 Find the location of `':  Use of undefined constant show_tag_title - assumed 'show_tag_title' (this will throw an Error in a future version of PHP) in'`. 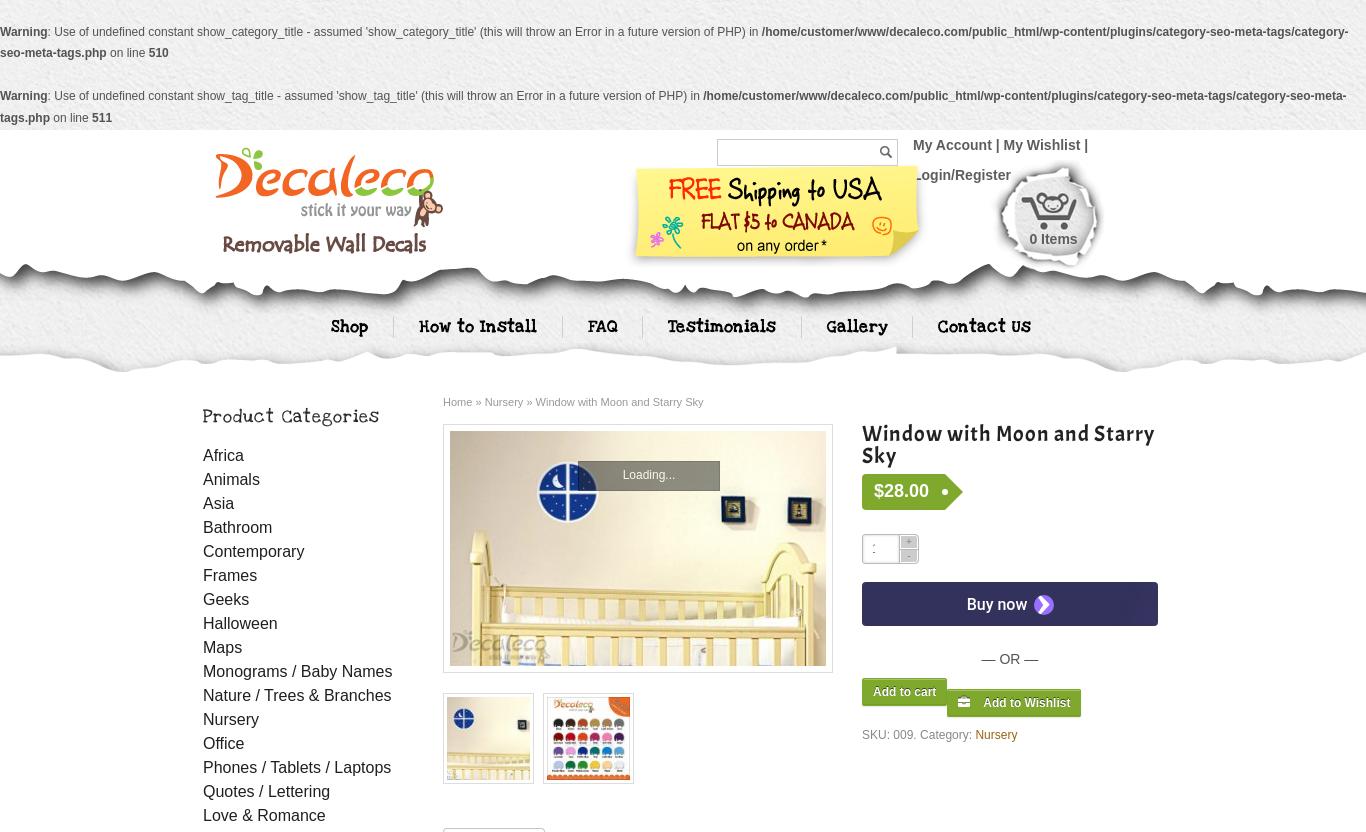

':  Use of undefined constant show_tag_title - assumed 'show_tag_title' (this will throw an Error in a future version of PHP) in' is located at coordinates (373, 95).